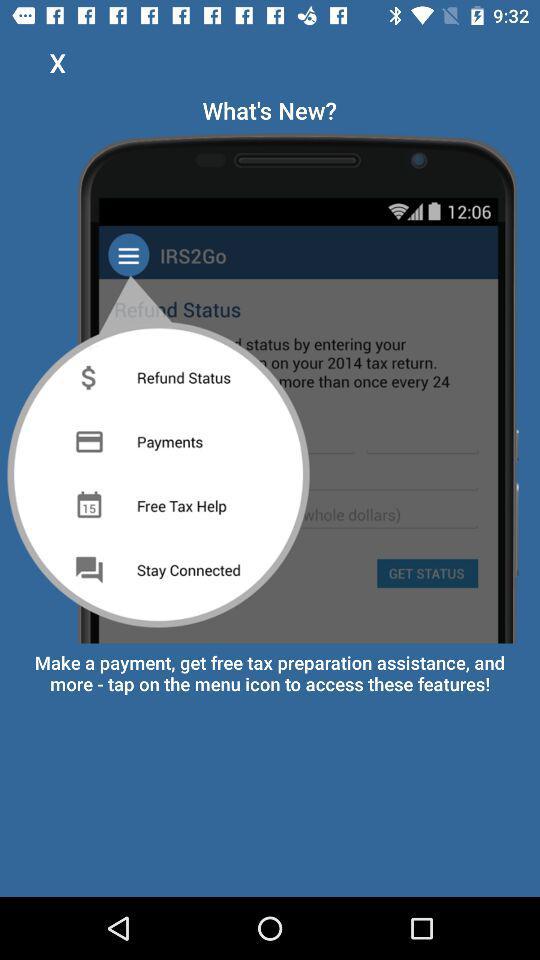 The image size is (540, 960). I want to click on item next to what's new?, so click(57, 62).